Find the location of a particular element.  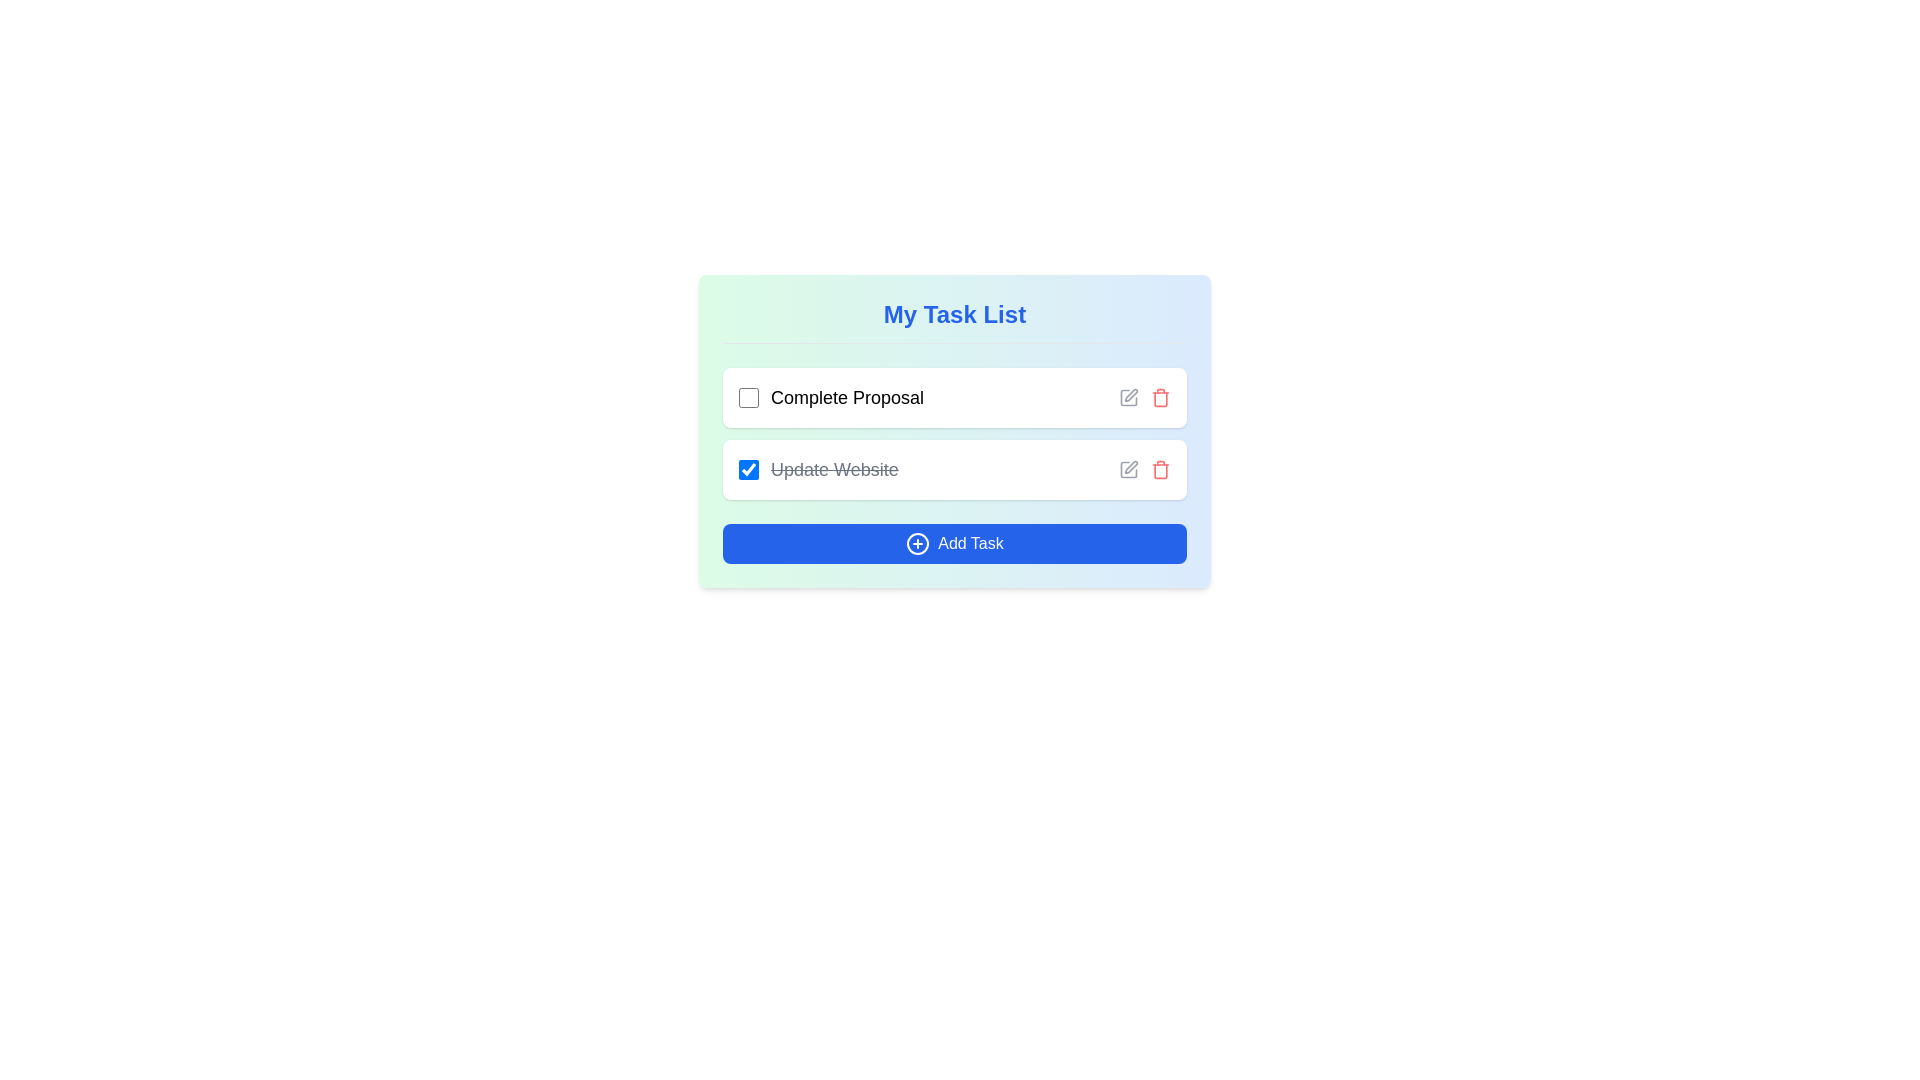

the non-interactive text element displaying the title 'Update Website' which indicates a completed task with strikethrough styling, located within the second task item of the task list interface is located at coordinates (834, 470).